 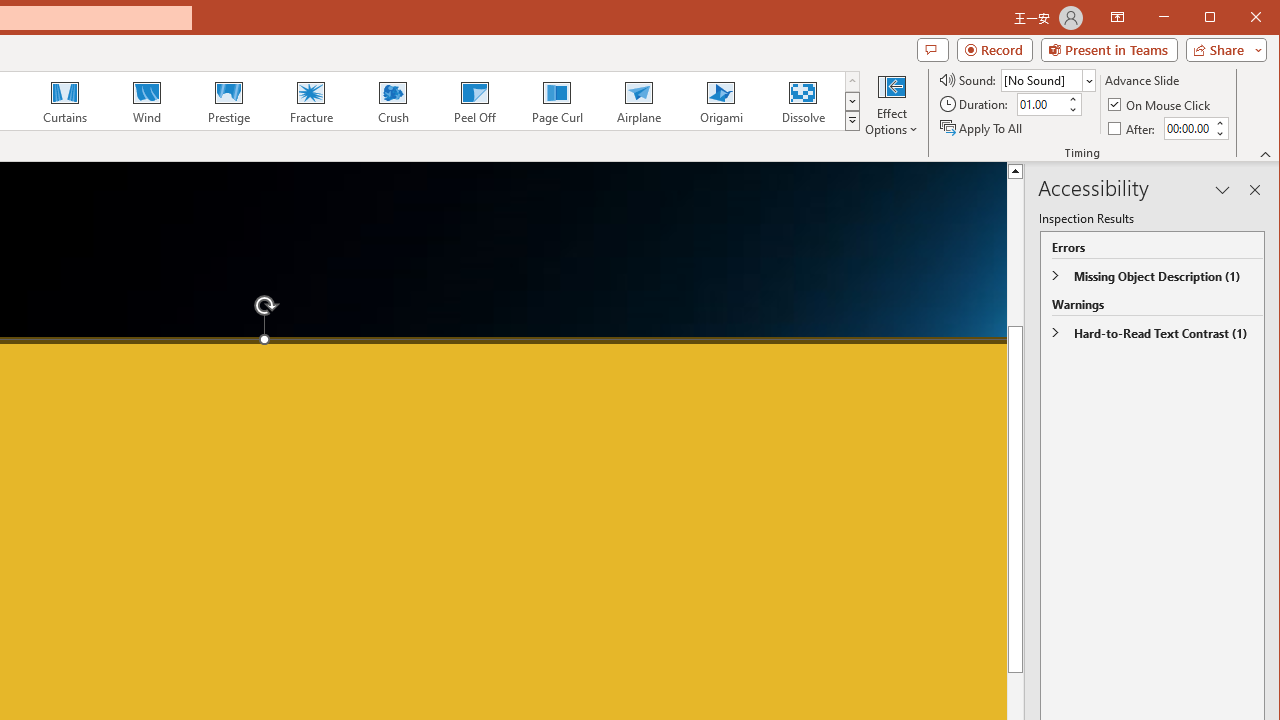 What do you see at coordinates (852, 120) in the screenshot?
I see `'Transition Effects'` at bounding box center [852, 120].